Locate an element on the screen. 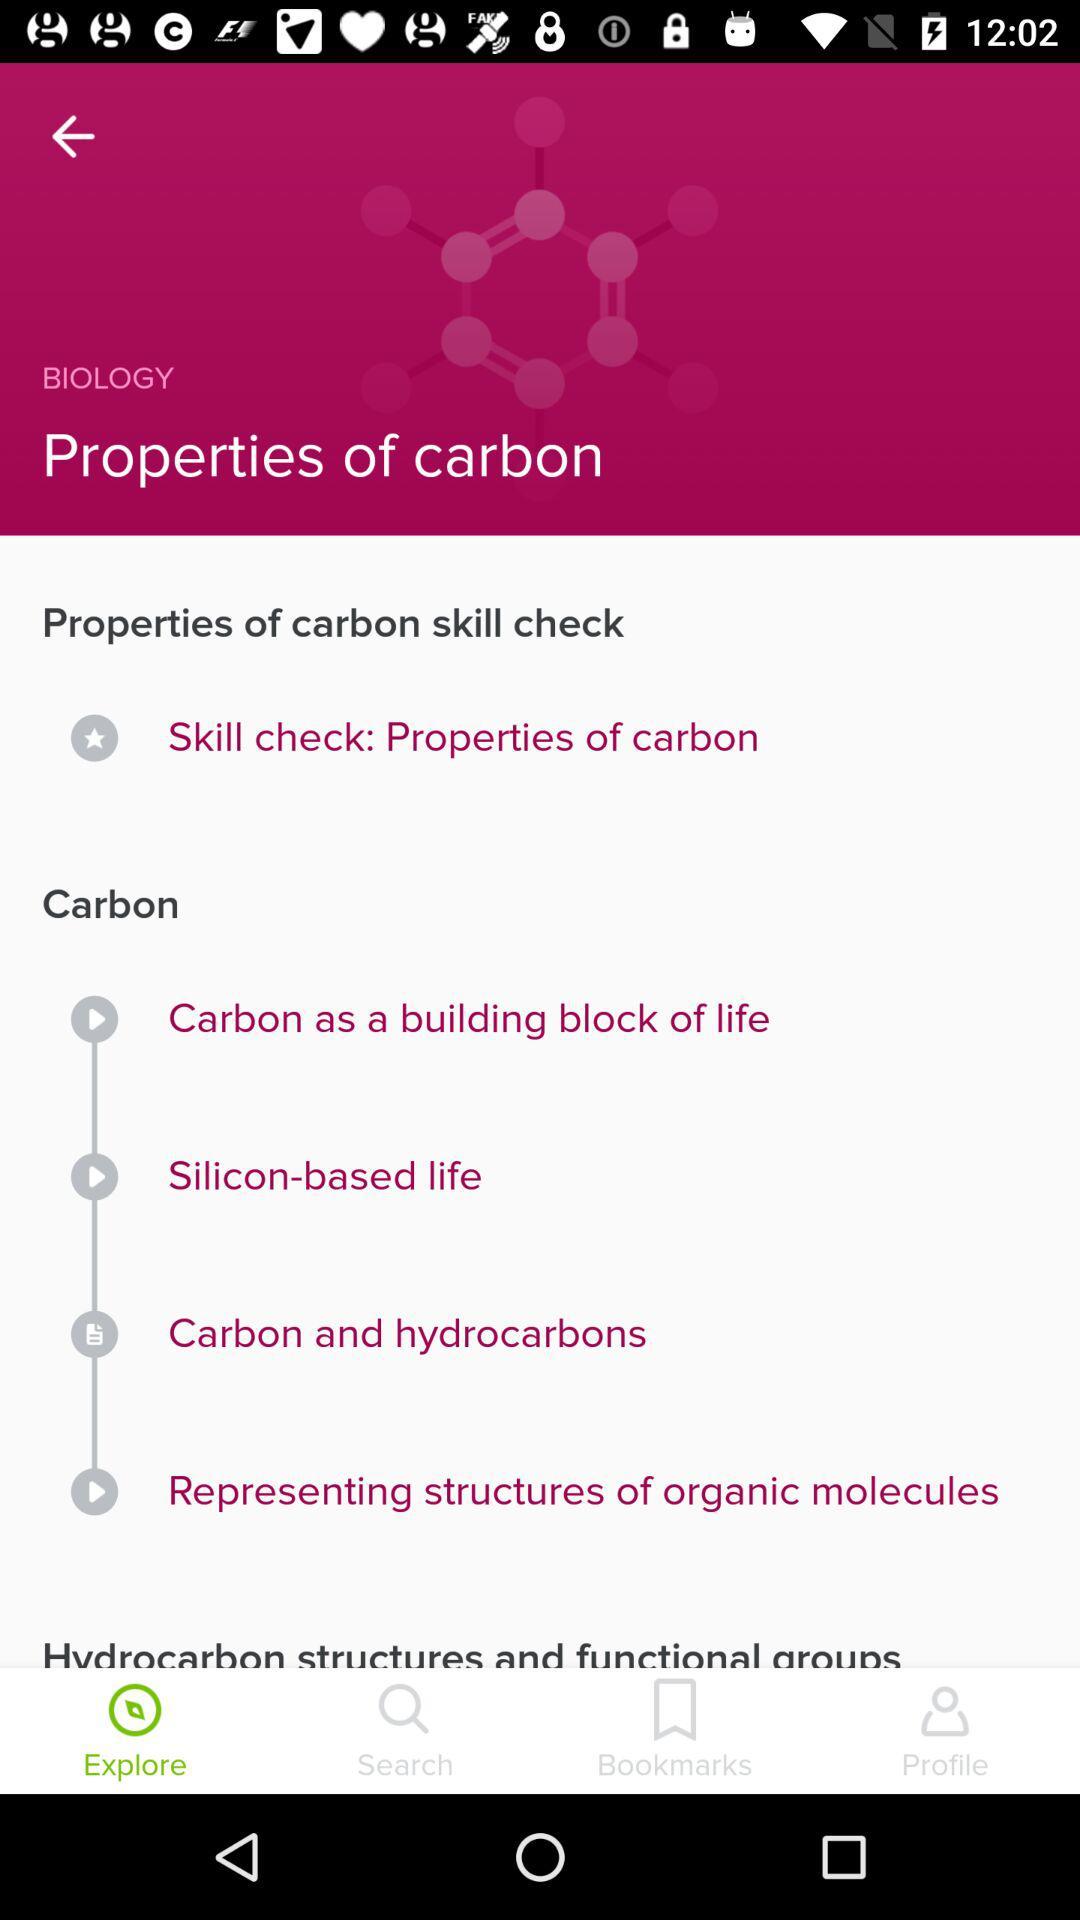 The height and width of the screenshot is (1920, 1080). item to the left of the bookmarks is located at coordinates (405, 1732).